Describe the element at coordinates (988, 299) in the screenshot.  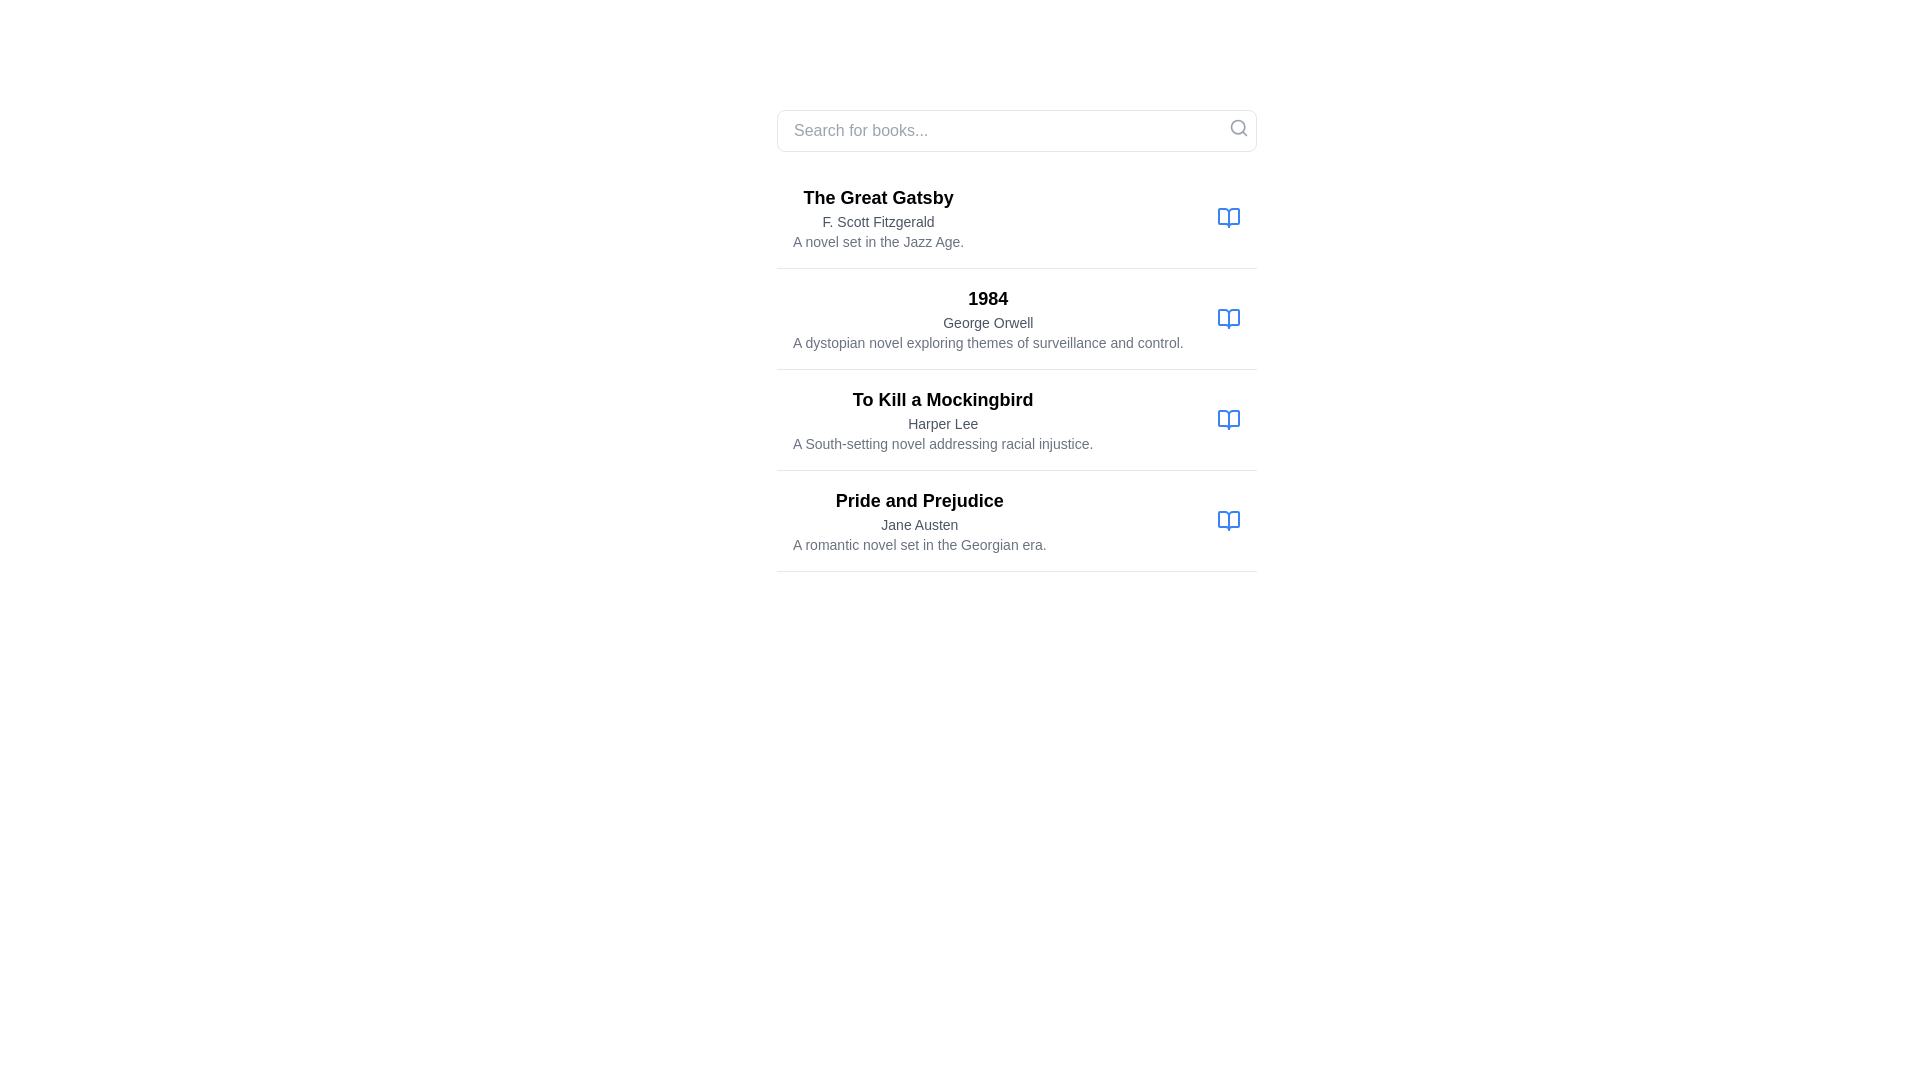
I see `the title text identifying the book '1984'` at that location.